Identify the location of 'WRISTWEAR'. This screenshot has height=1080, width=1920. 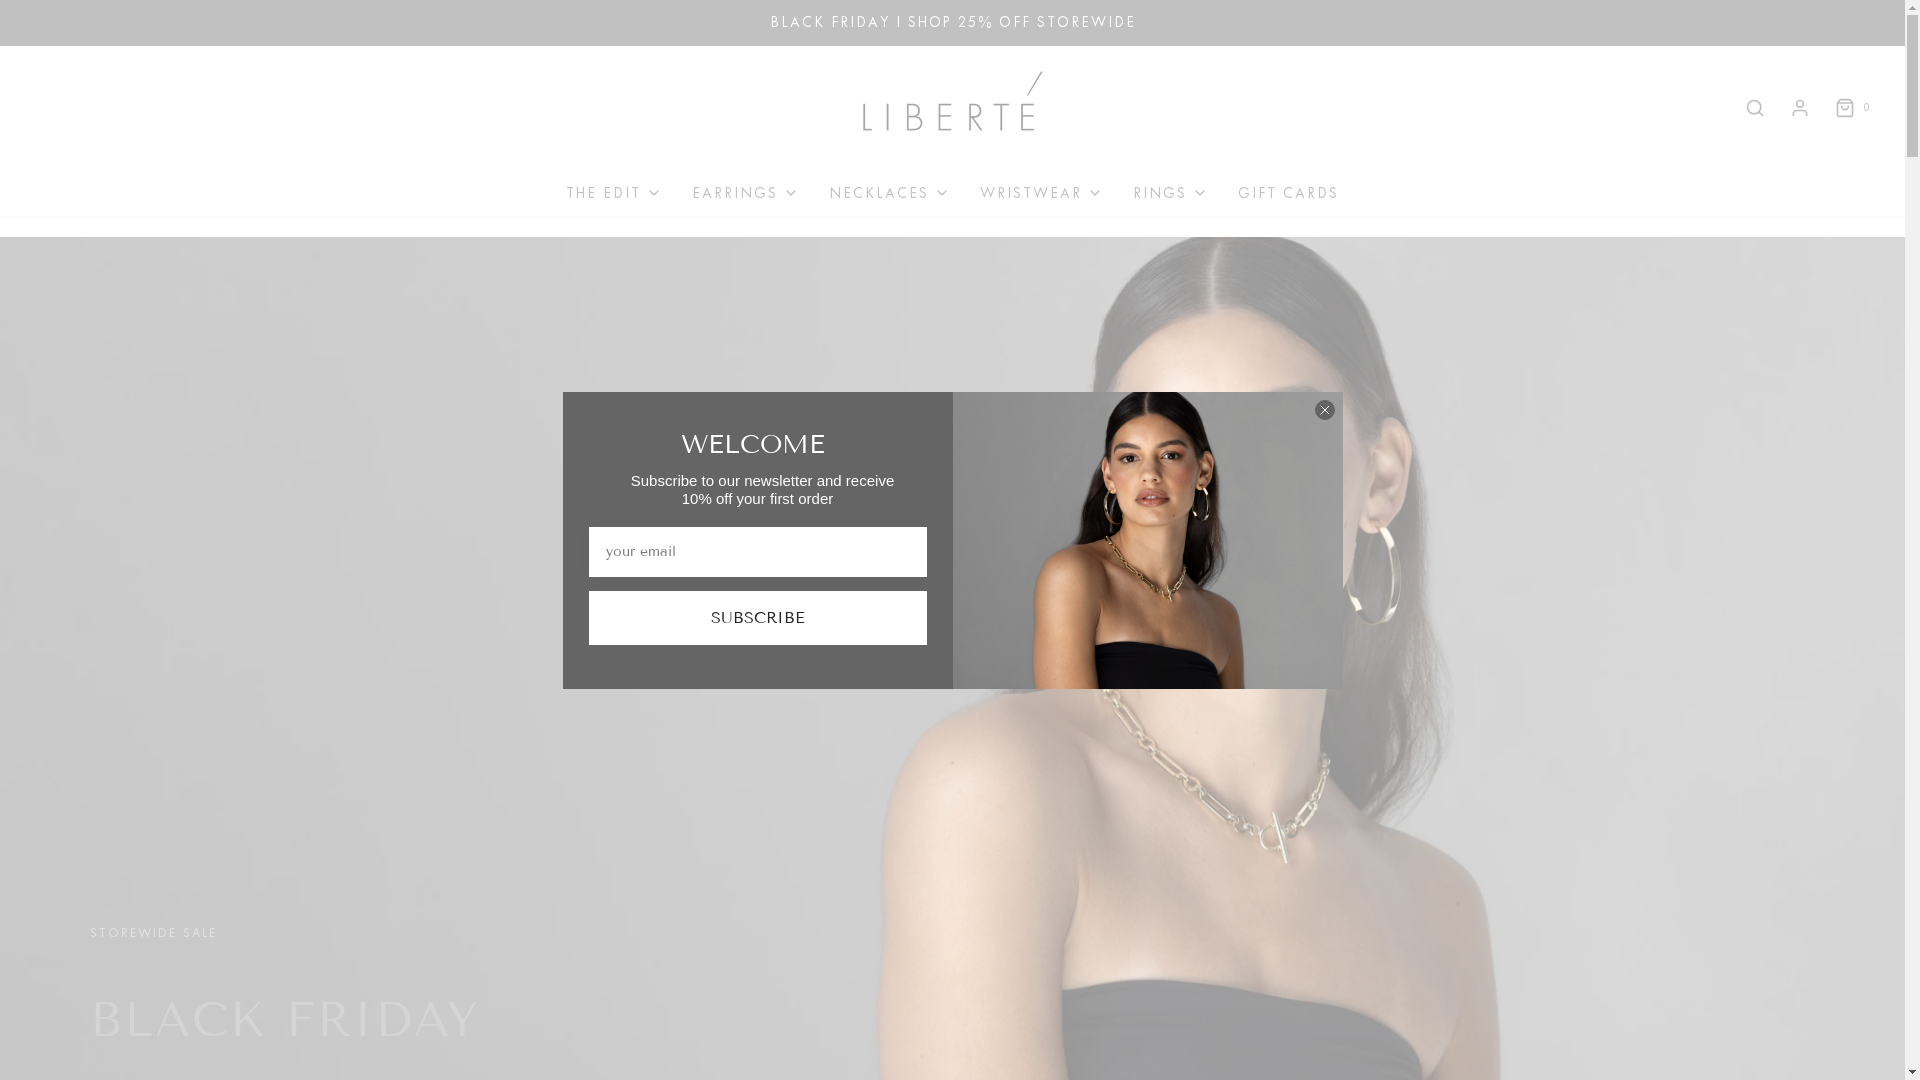
(1040, 193).